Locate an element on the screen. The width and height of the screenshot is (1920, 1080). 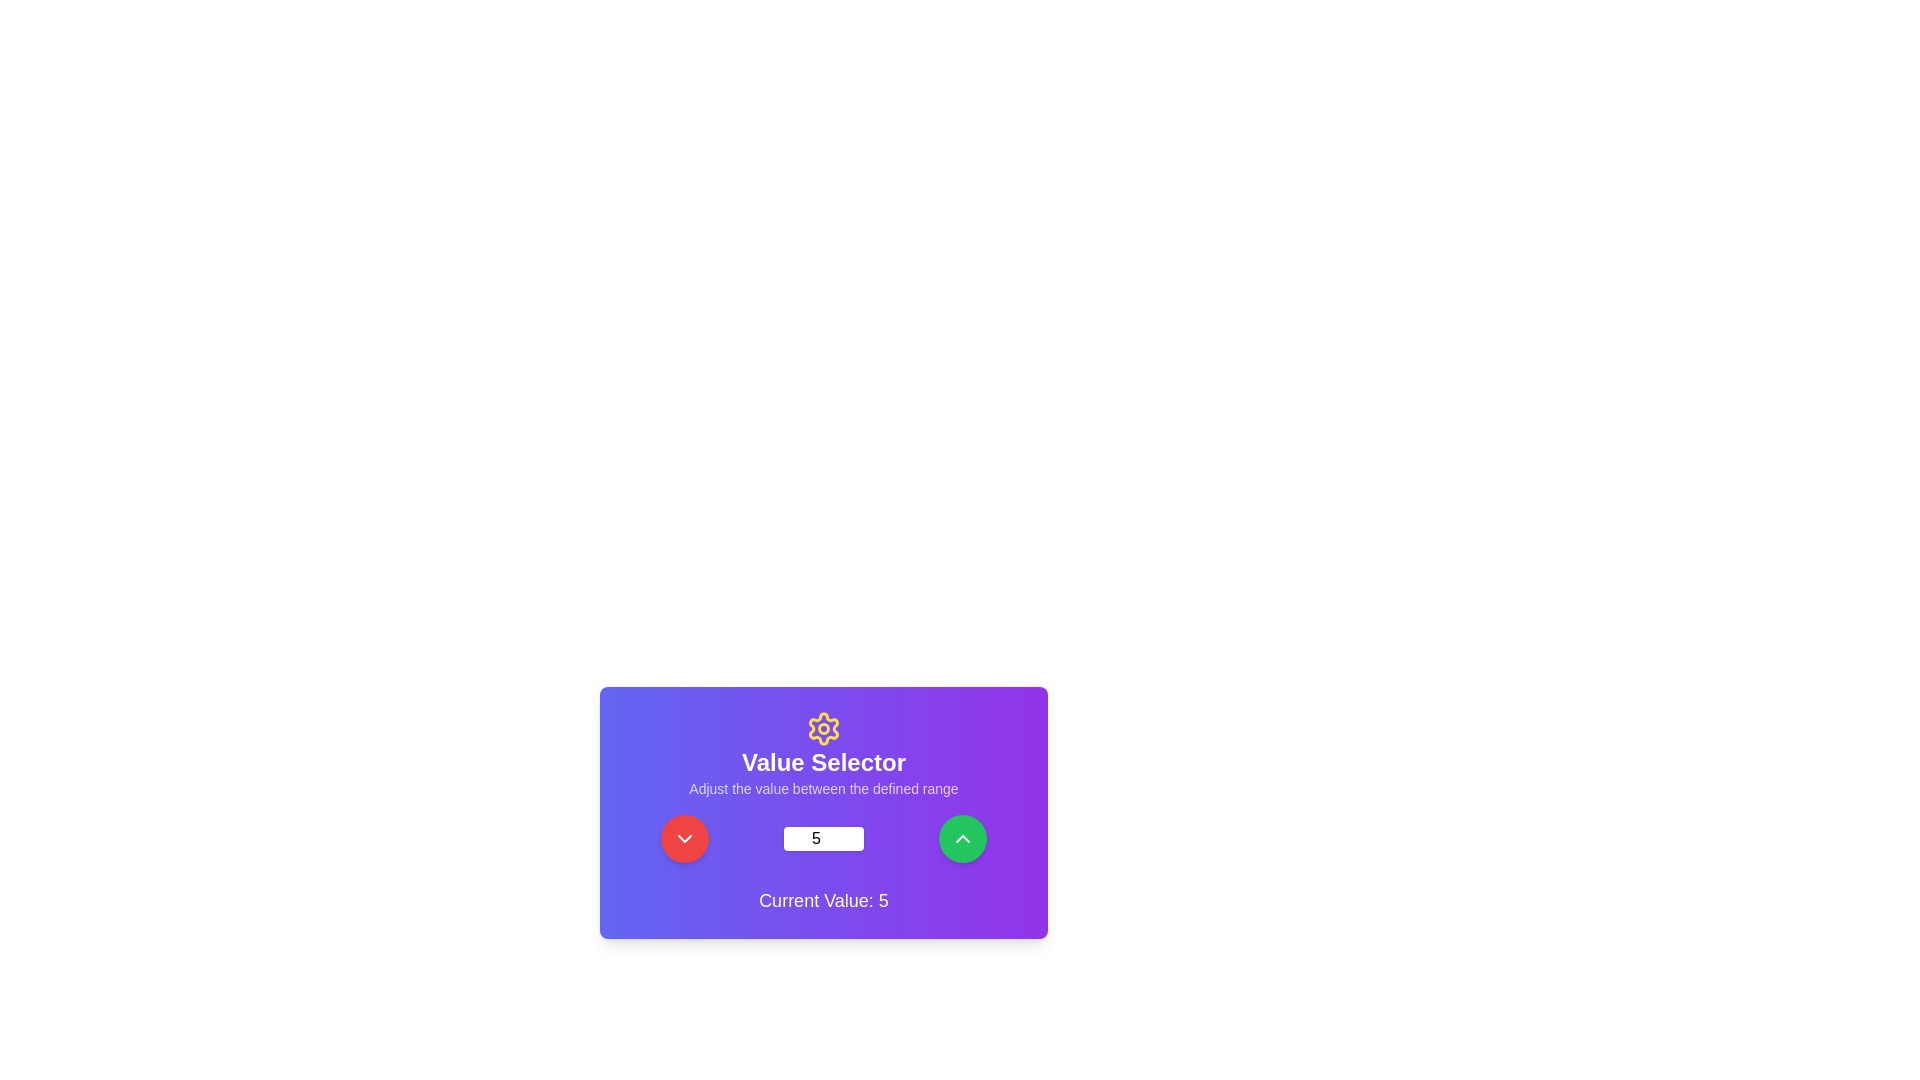
the Header titled 'Value Selector' that includes a subtitle and a gear icon, positioned centrally above the numeric value selector is located at coordinates (824, 755).